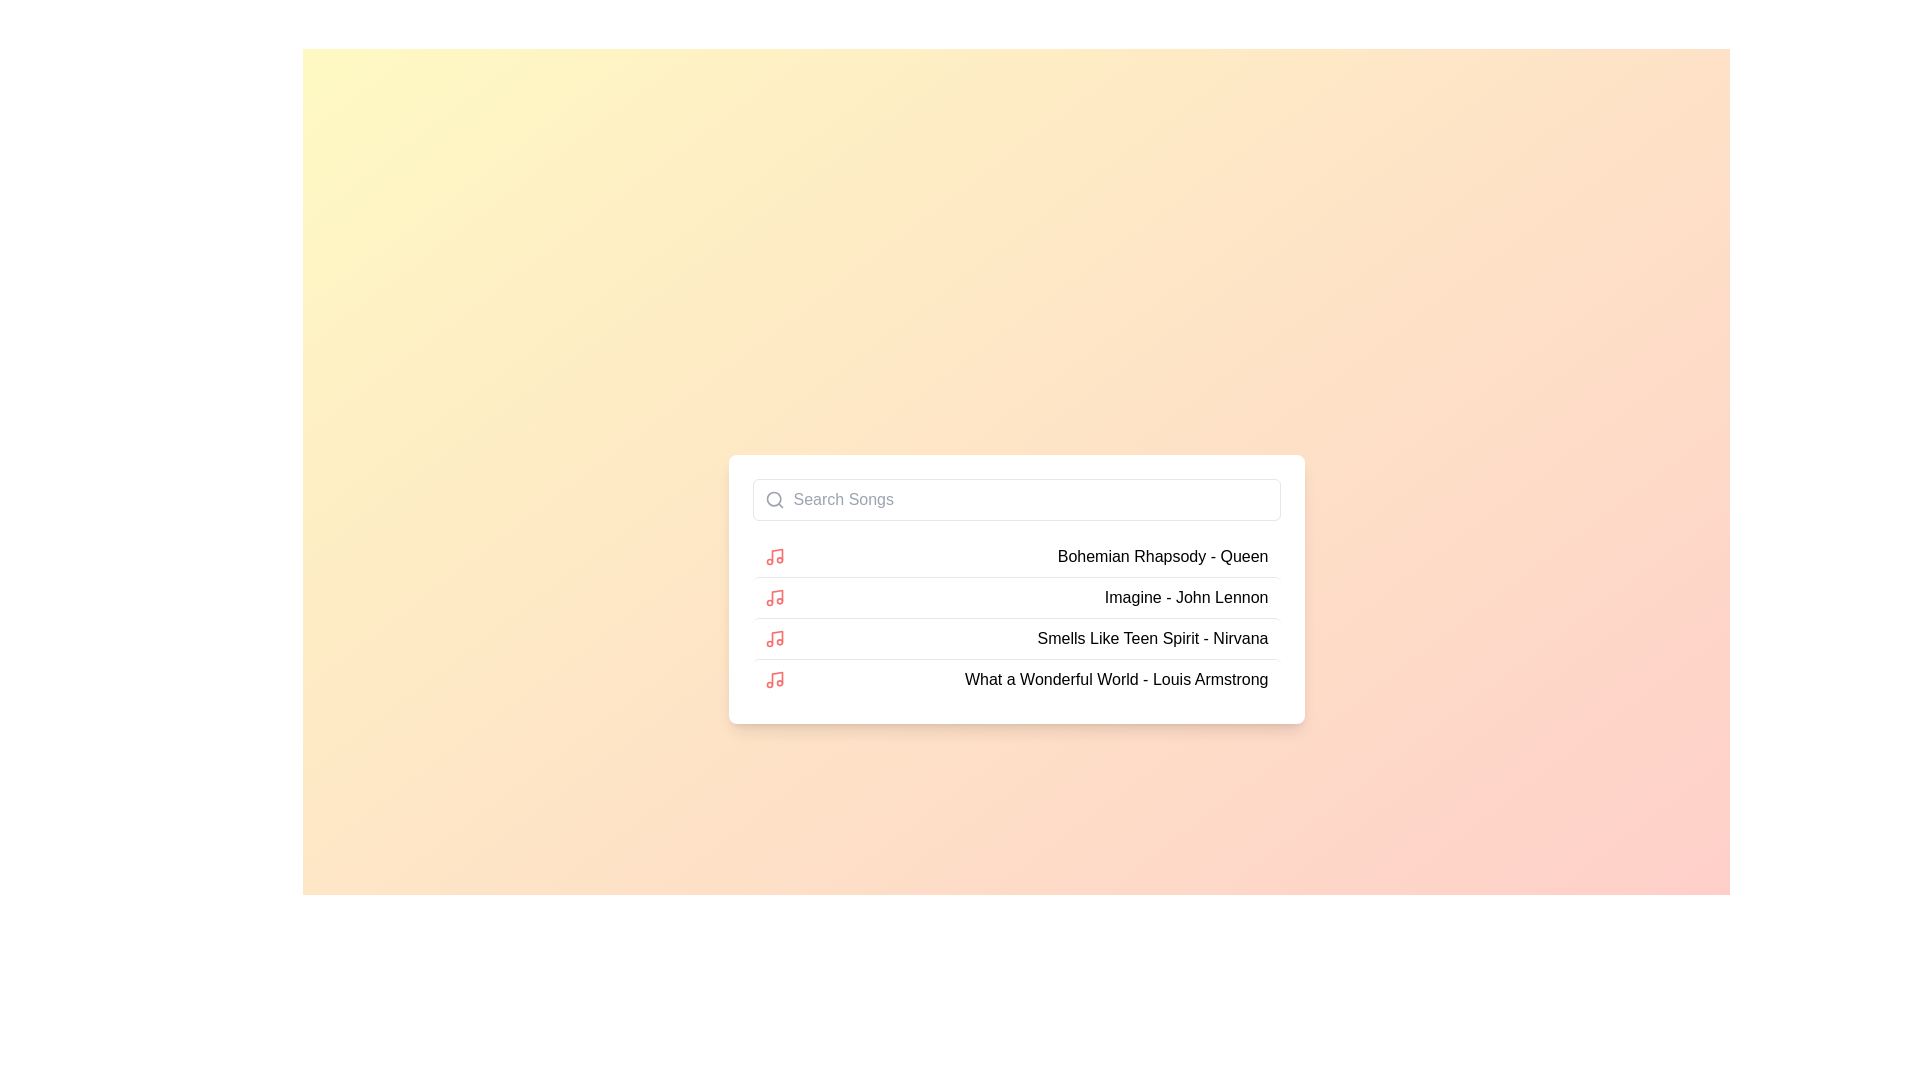 The height and width of the screenshot is (1080, 1920). I want to click on the selectable list item labeled 'Imagine - John Lennon' to activate its hover effect, so click(1016, 596).